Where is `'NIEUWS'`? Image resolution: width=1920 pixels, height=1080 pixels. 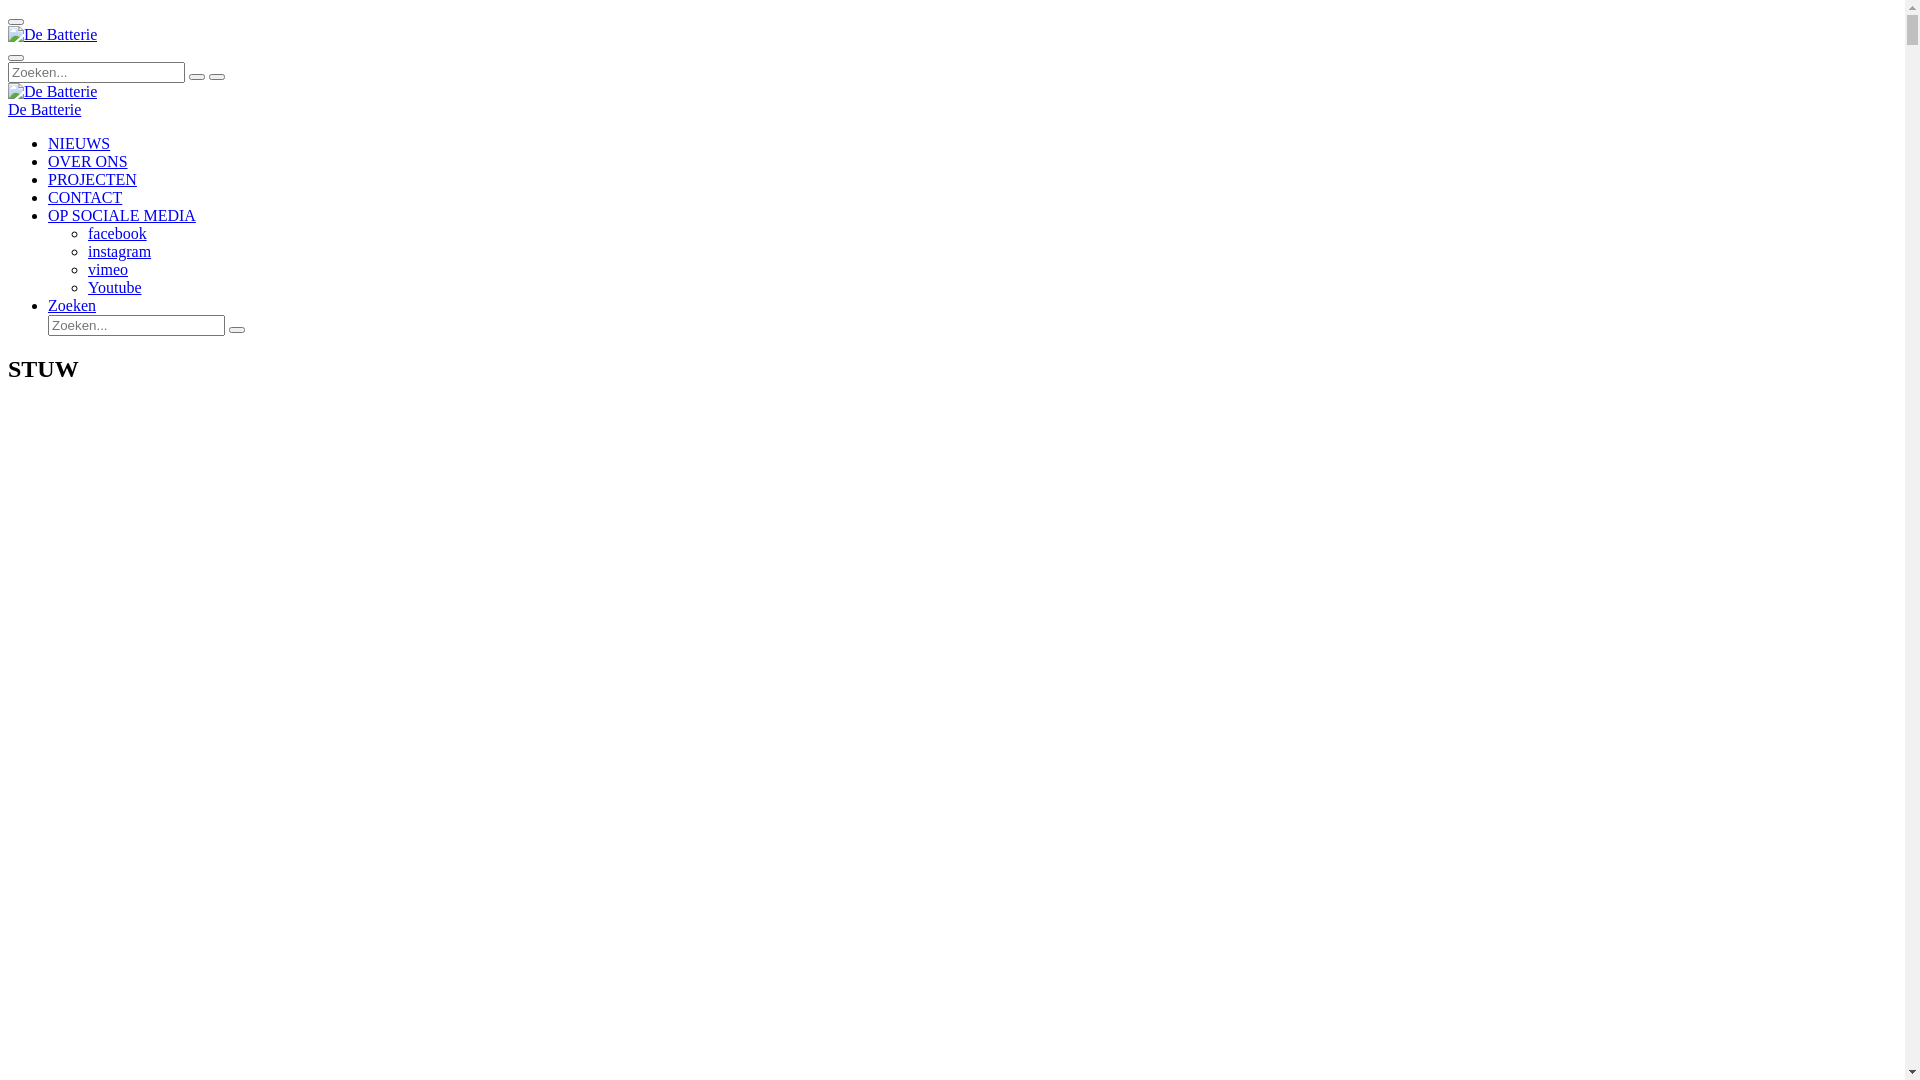
'NIEUWS' is located at coordinates (78, 142).